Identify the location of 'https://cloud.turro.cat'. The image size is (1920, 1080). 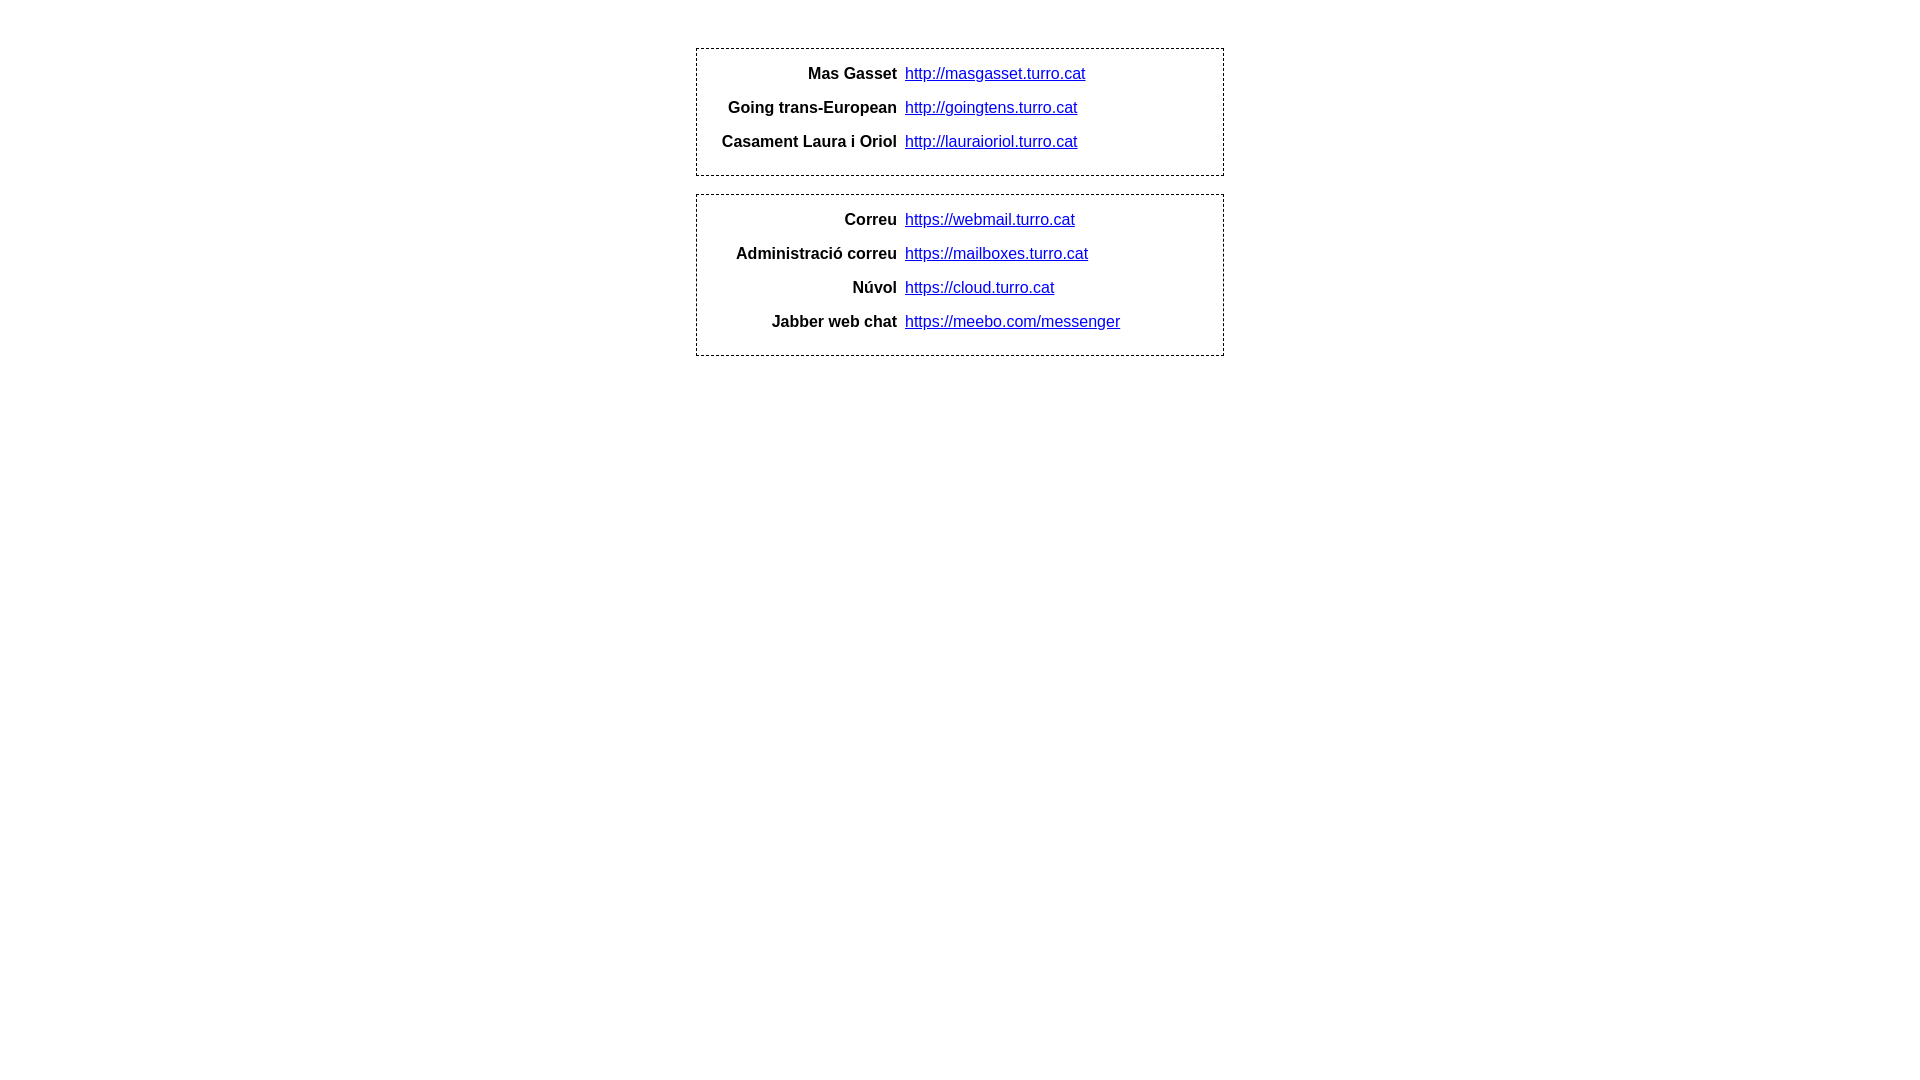
(904, 287).